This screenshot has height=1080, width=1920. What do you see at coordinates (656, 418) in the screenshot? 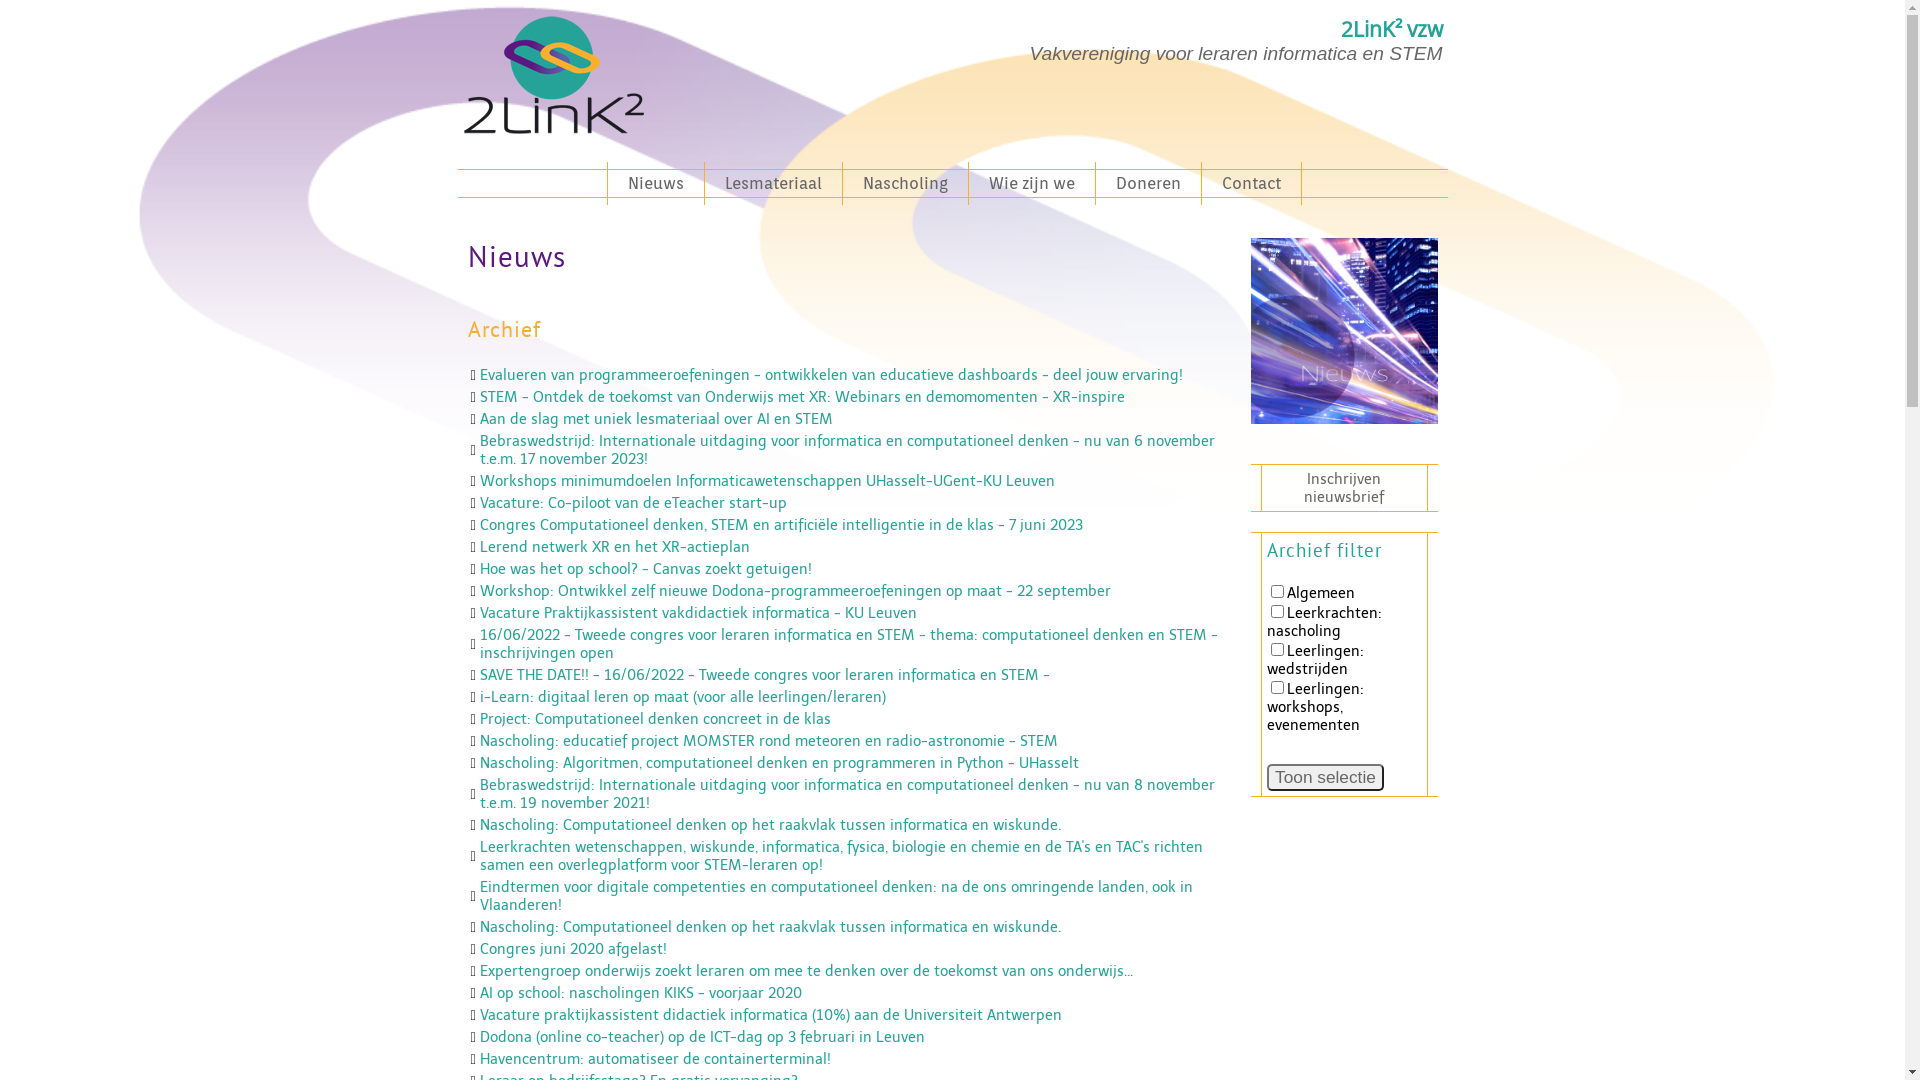
I see `'Aan de slag met uniek lesmateriaal over AI en STEM'` at bounding box center [656, 418].